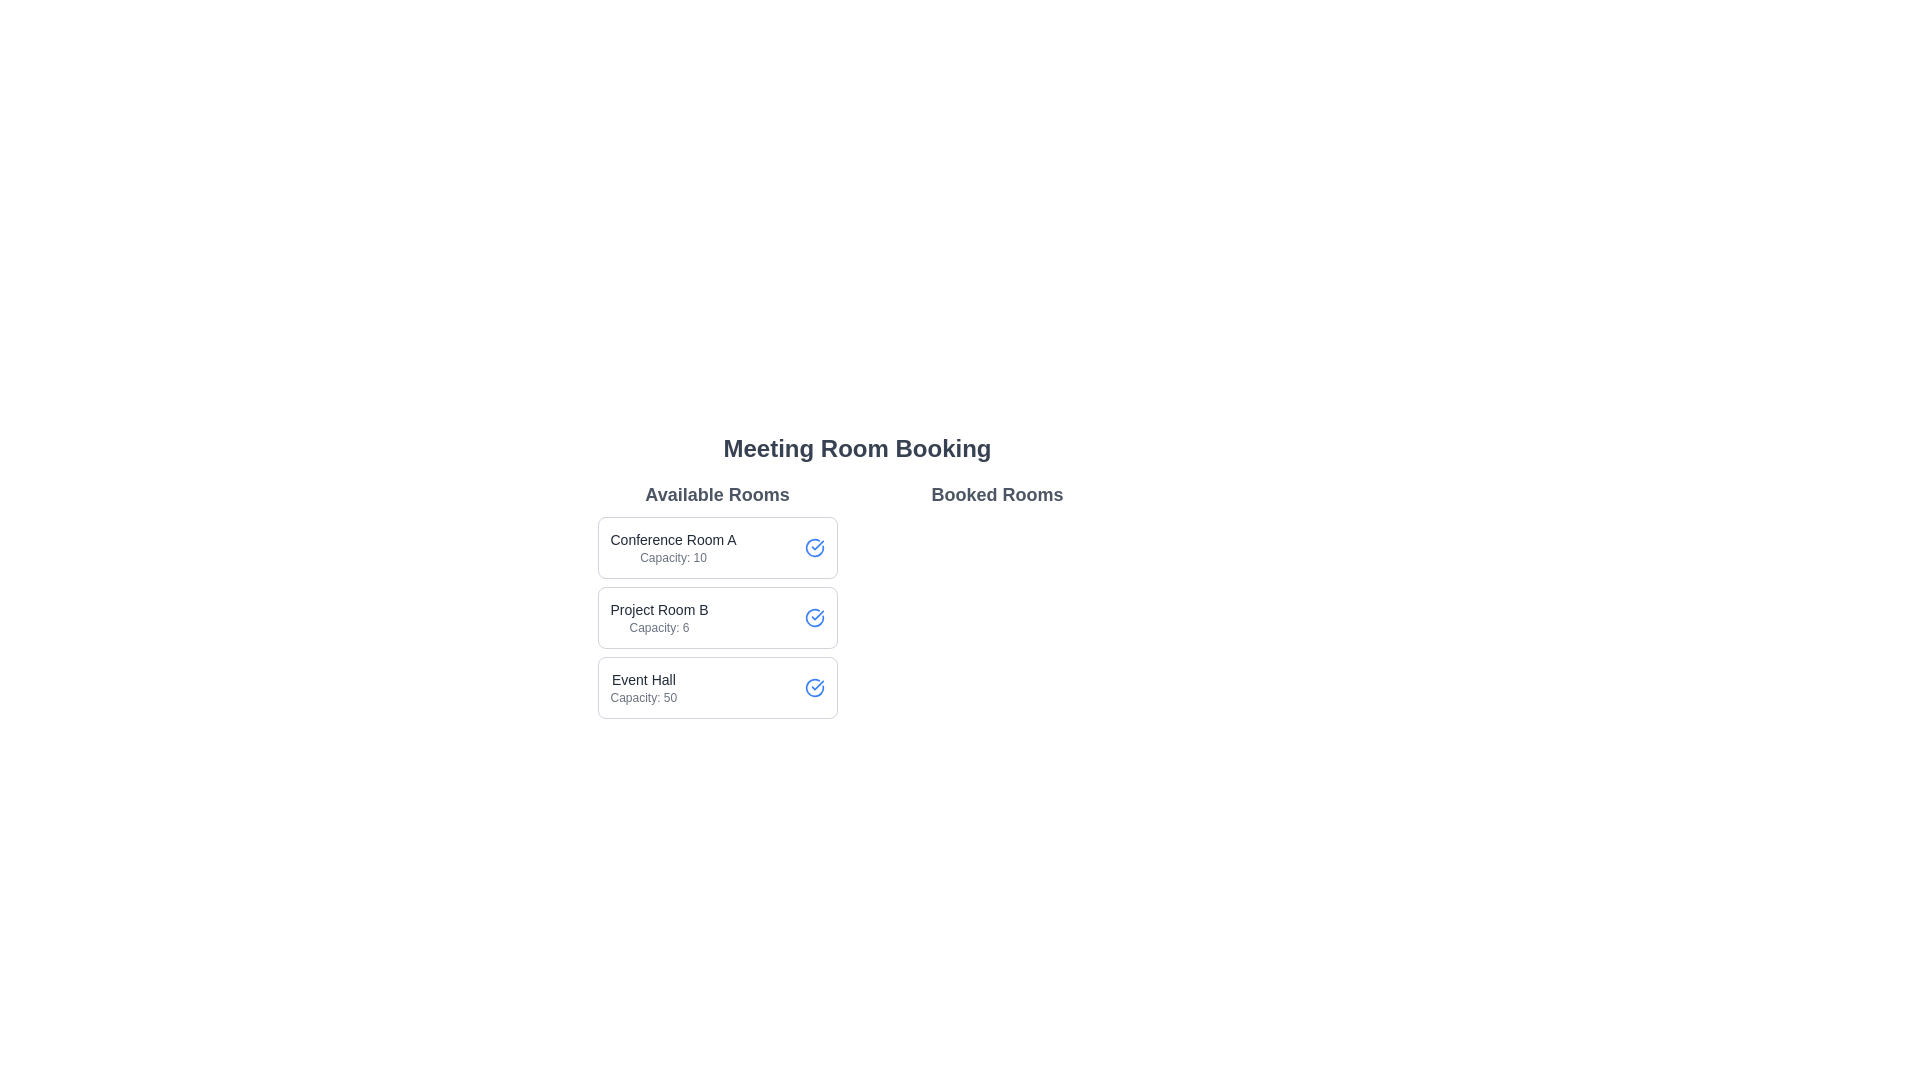 The height and width of the screenshot is (1080, 1920). What do you see at coordinates (857, 599) in the screenshot?
I see `the interactive icons in the room rows within the 'Available Rooms' section under the 'Meeting Room Booking' title` at bounding box center [857, 599].